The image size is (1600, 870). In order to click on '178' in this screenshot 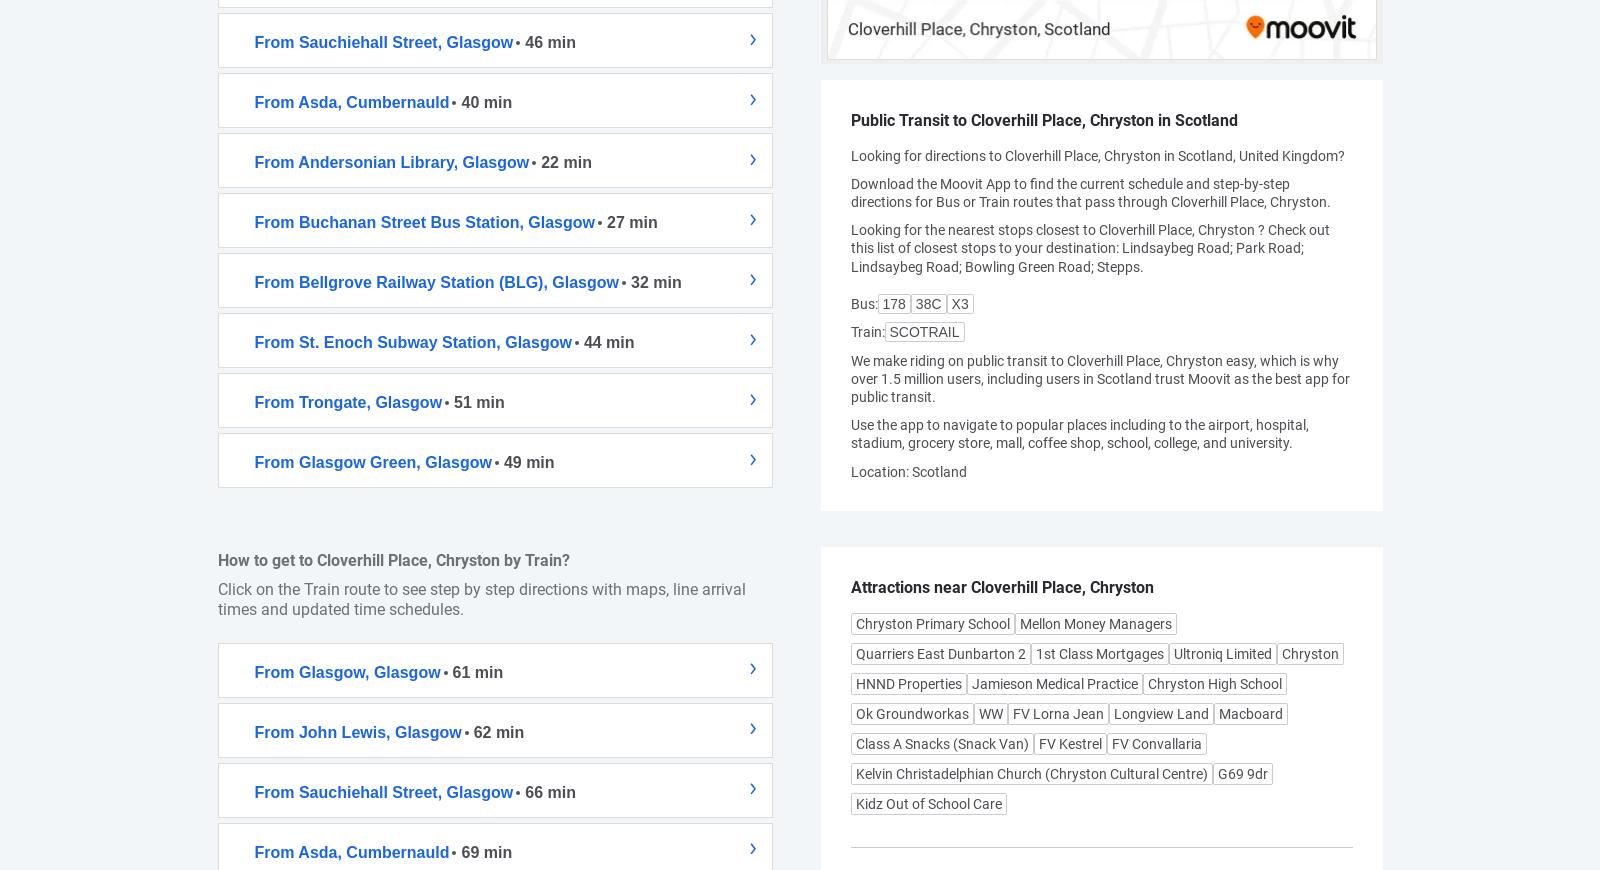, I will do `click(892, 303)`.